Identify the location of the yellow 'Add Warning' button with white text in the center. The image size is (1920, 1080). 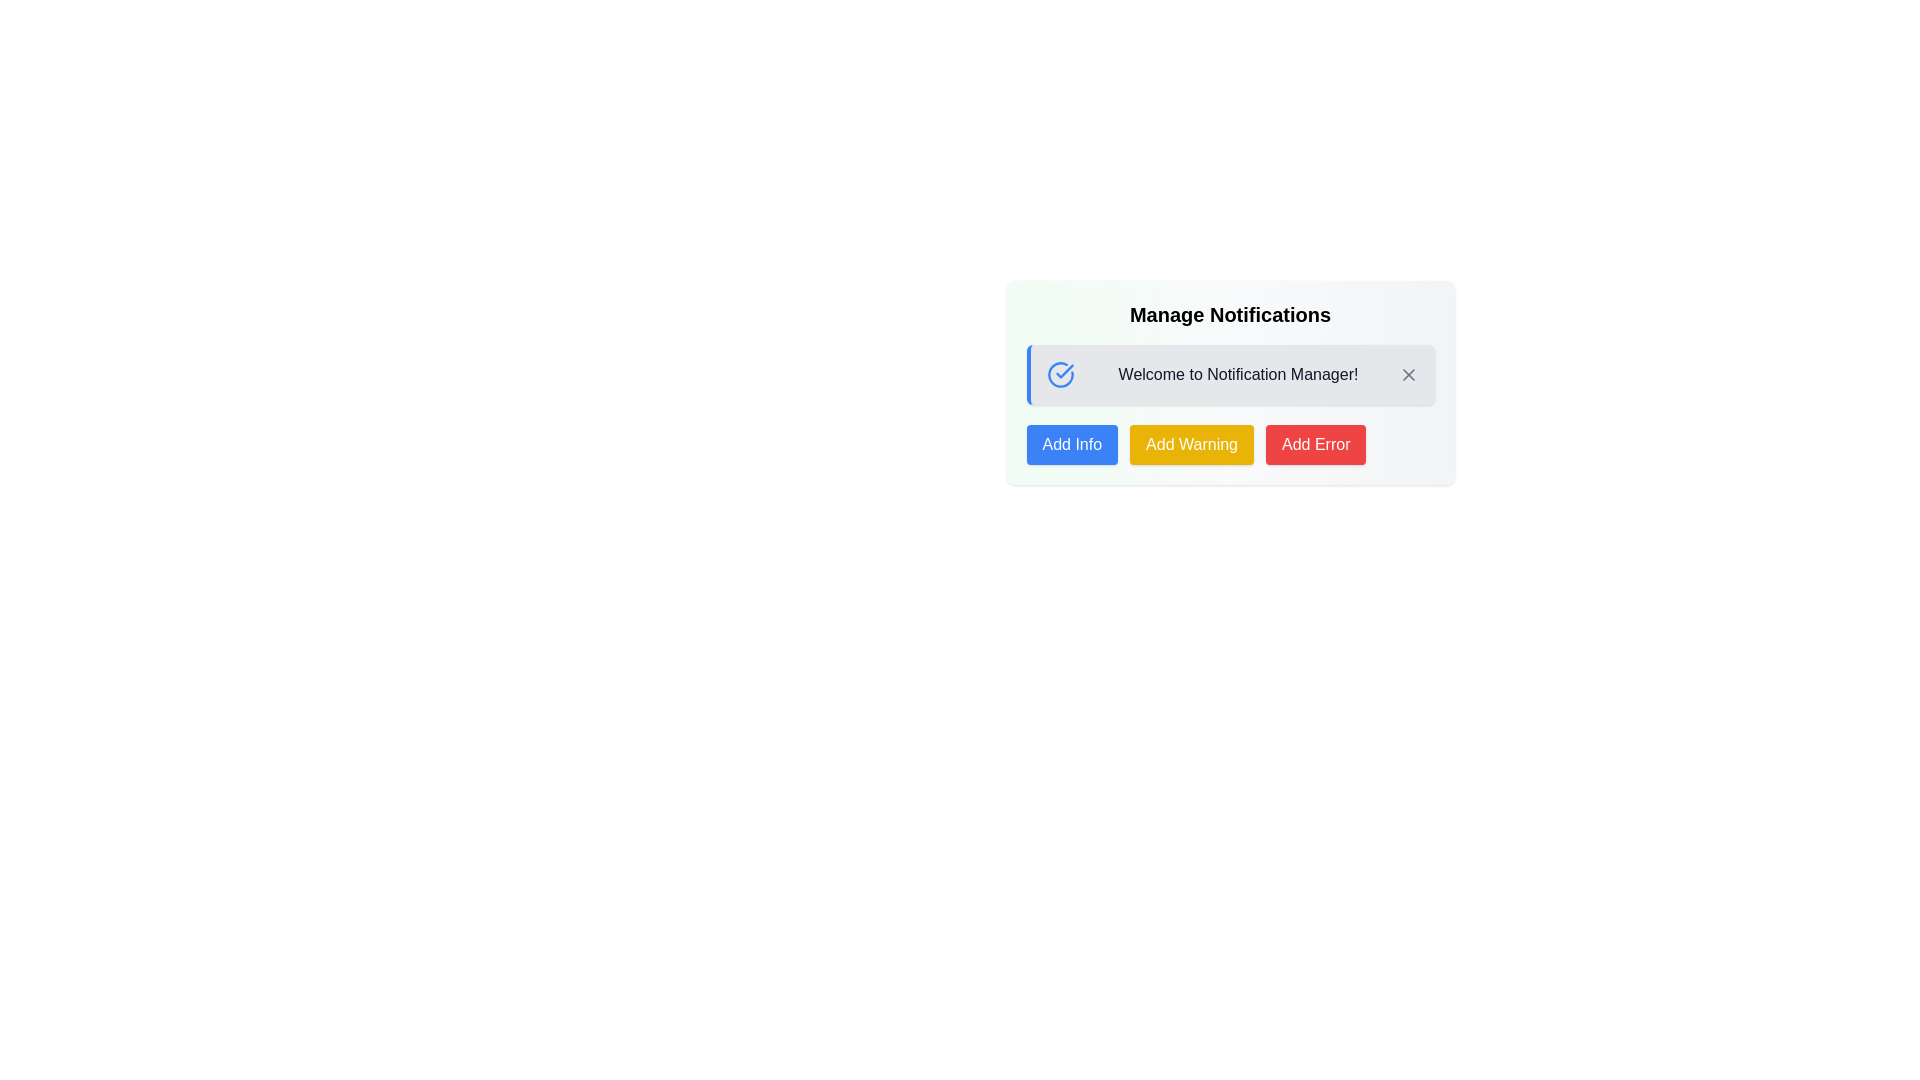
(1192, 443).